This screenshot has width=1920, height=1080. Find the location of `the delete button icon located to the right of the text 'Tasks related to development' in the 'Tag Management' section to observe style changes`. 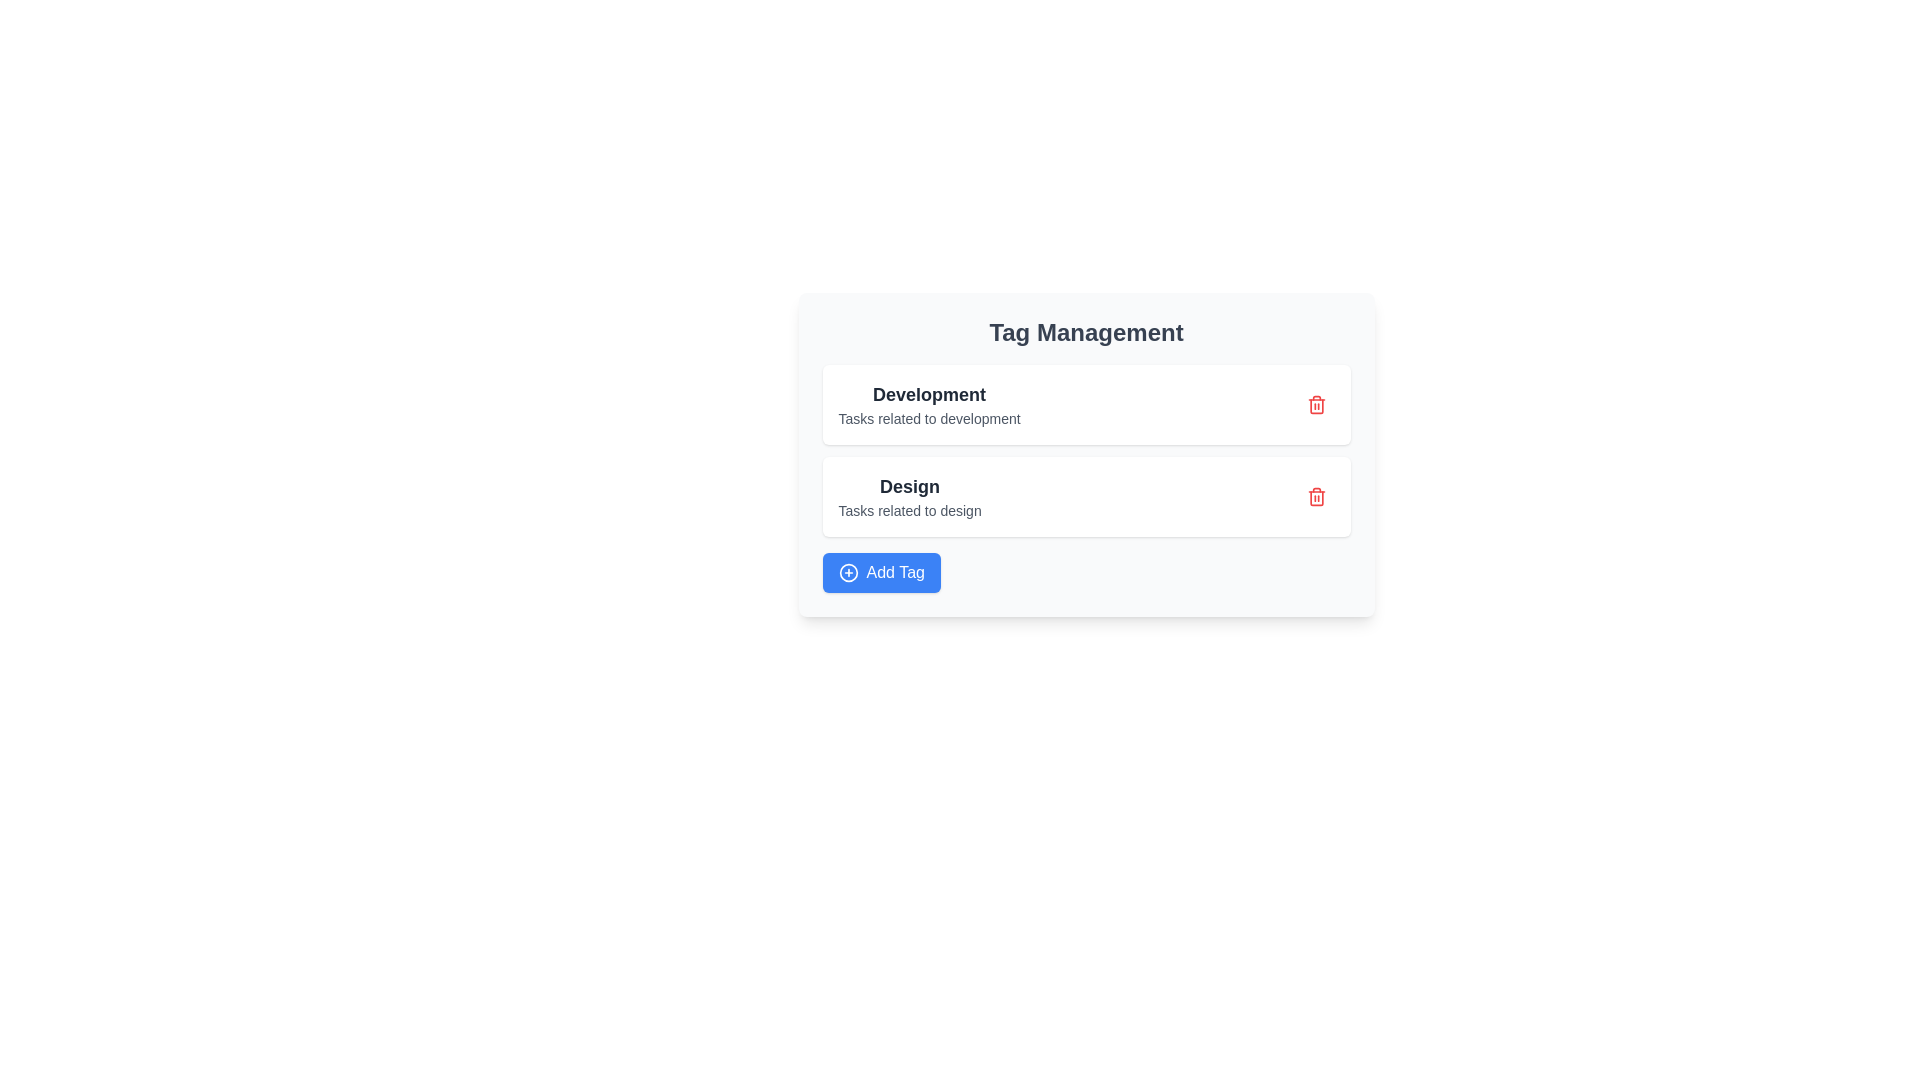

the delete button icon located to the right of the text 'Tasks related to development' in the 'Tag Management' section to observe style changes is located at coordinates (1316, 405).